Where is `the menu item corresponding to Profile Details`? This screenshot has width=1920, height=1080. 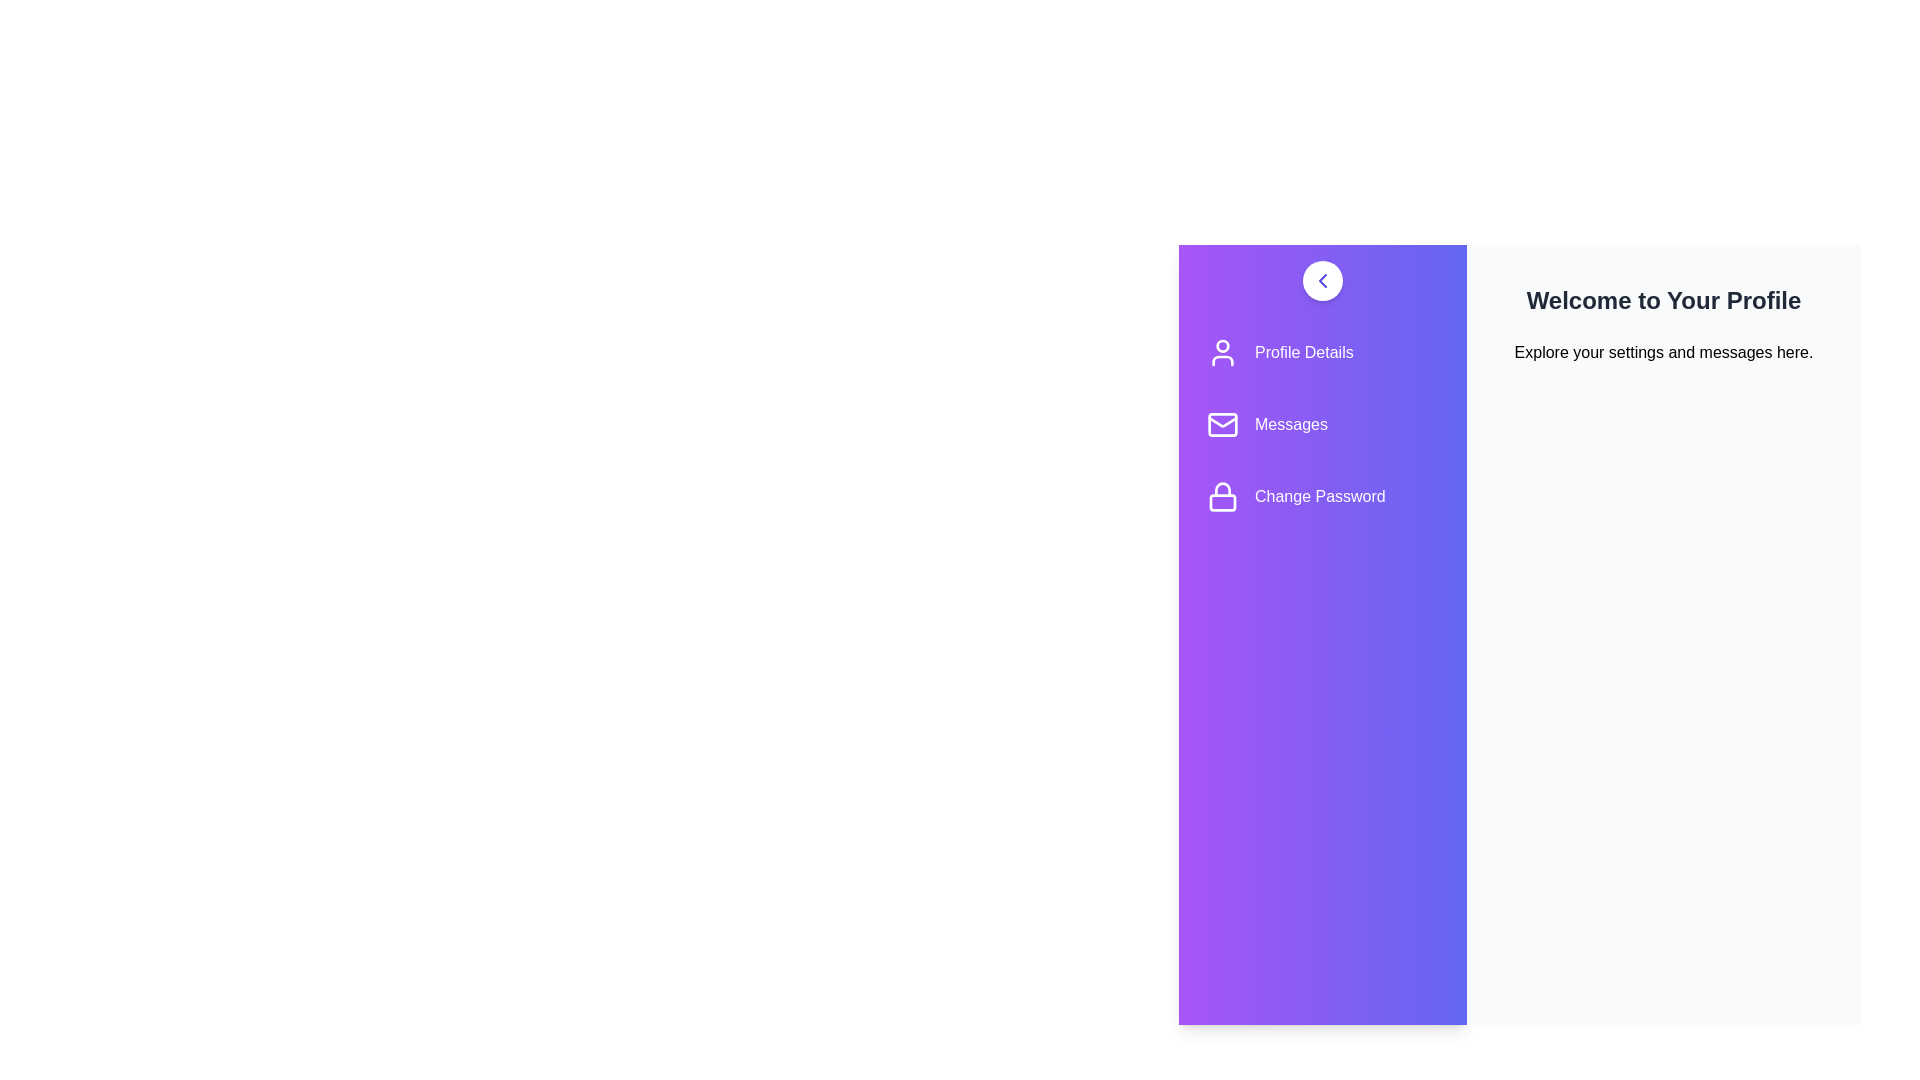
the menu item corresponding to Profile Details is located at coordinates (1323, 352).